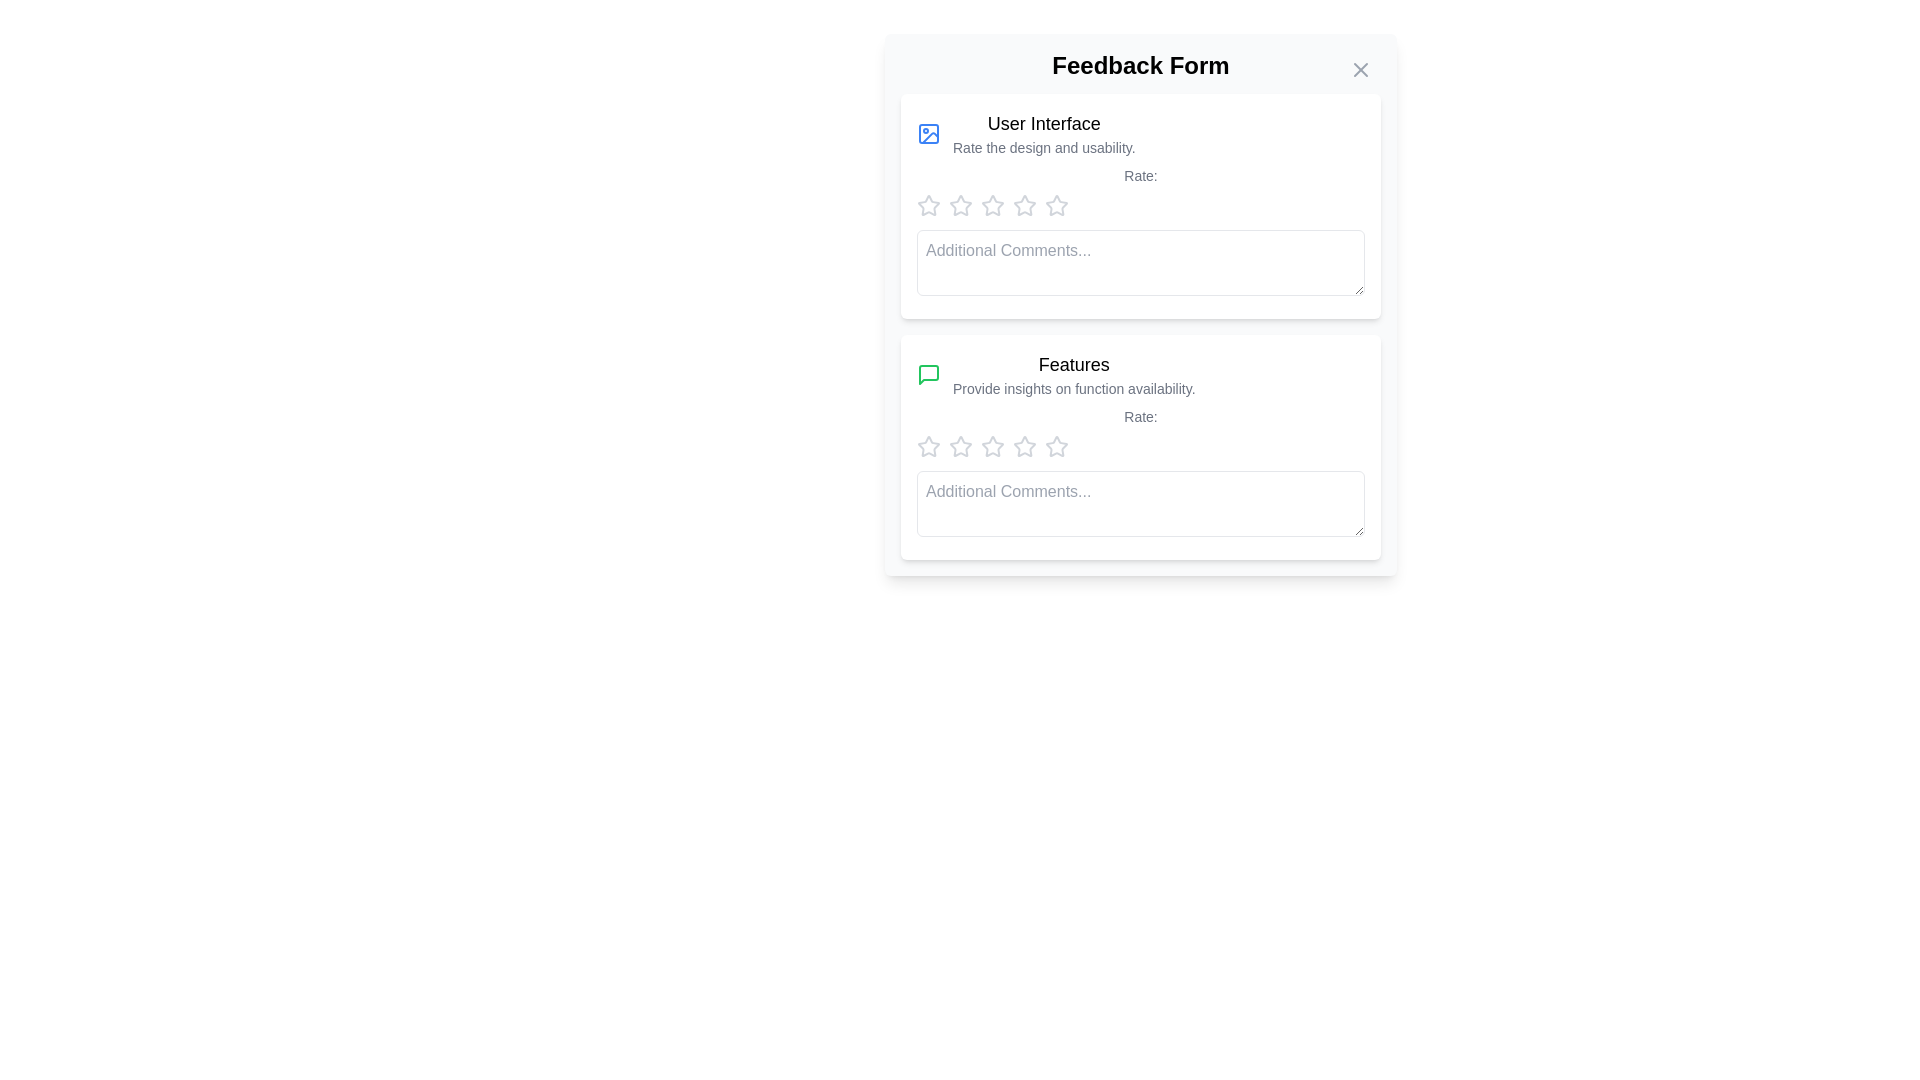  I want to click on the Text block that serves as a title and descriptive text for the feedback category indicating feedback on 'Features', positioned beneath the 'User Interface' section, so click(1073, 374).